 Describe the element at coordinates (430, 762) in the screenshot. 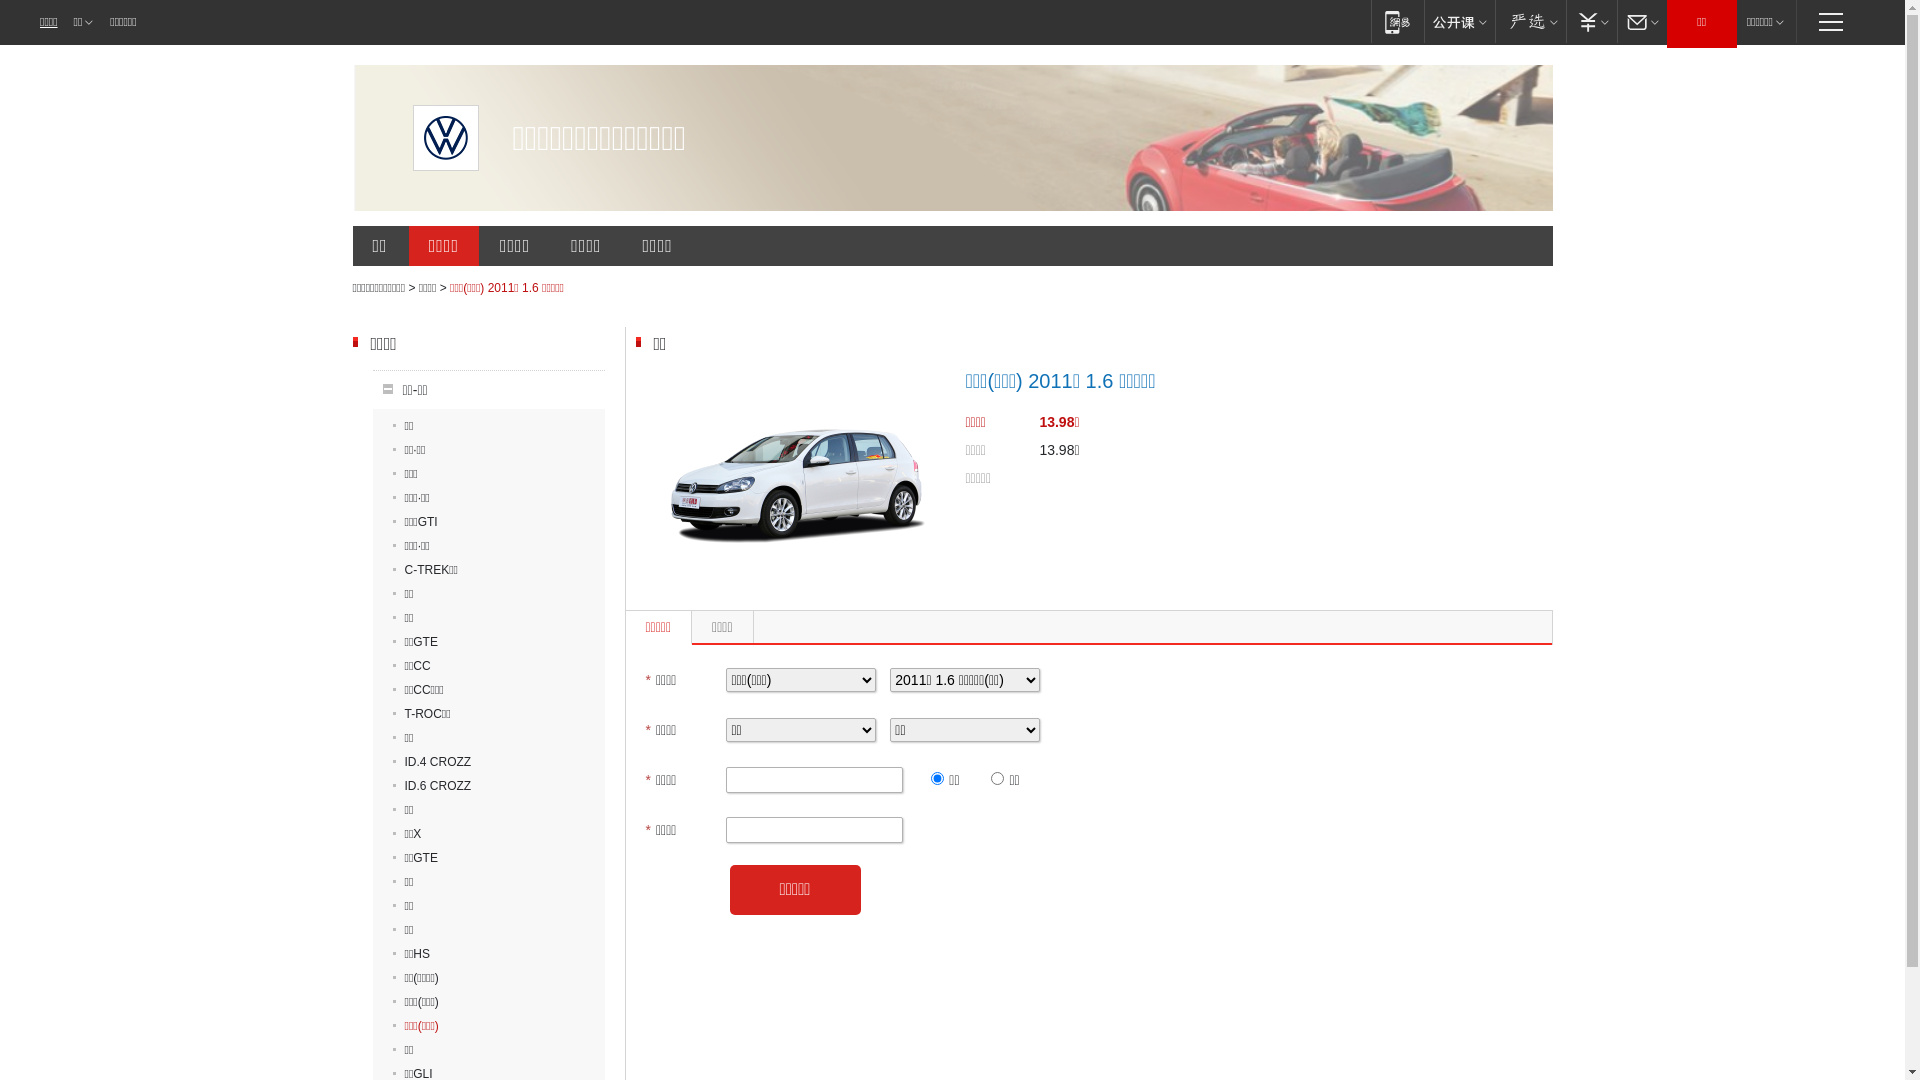

I see `'ID.4 CROZZ'` at that location.